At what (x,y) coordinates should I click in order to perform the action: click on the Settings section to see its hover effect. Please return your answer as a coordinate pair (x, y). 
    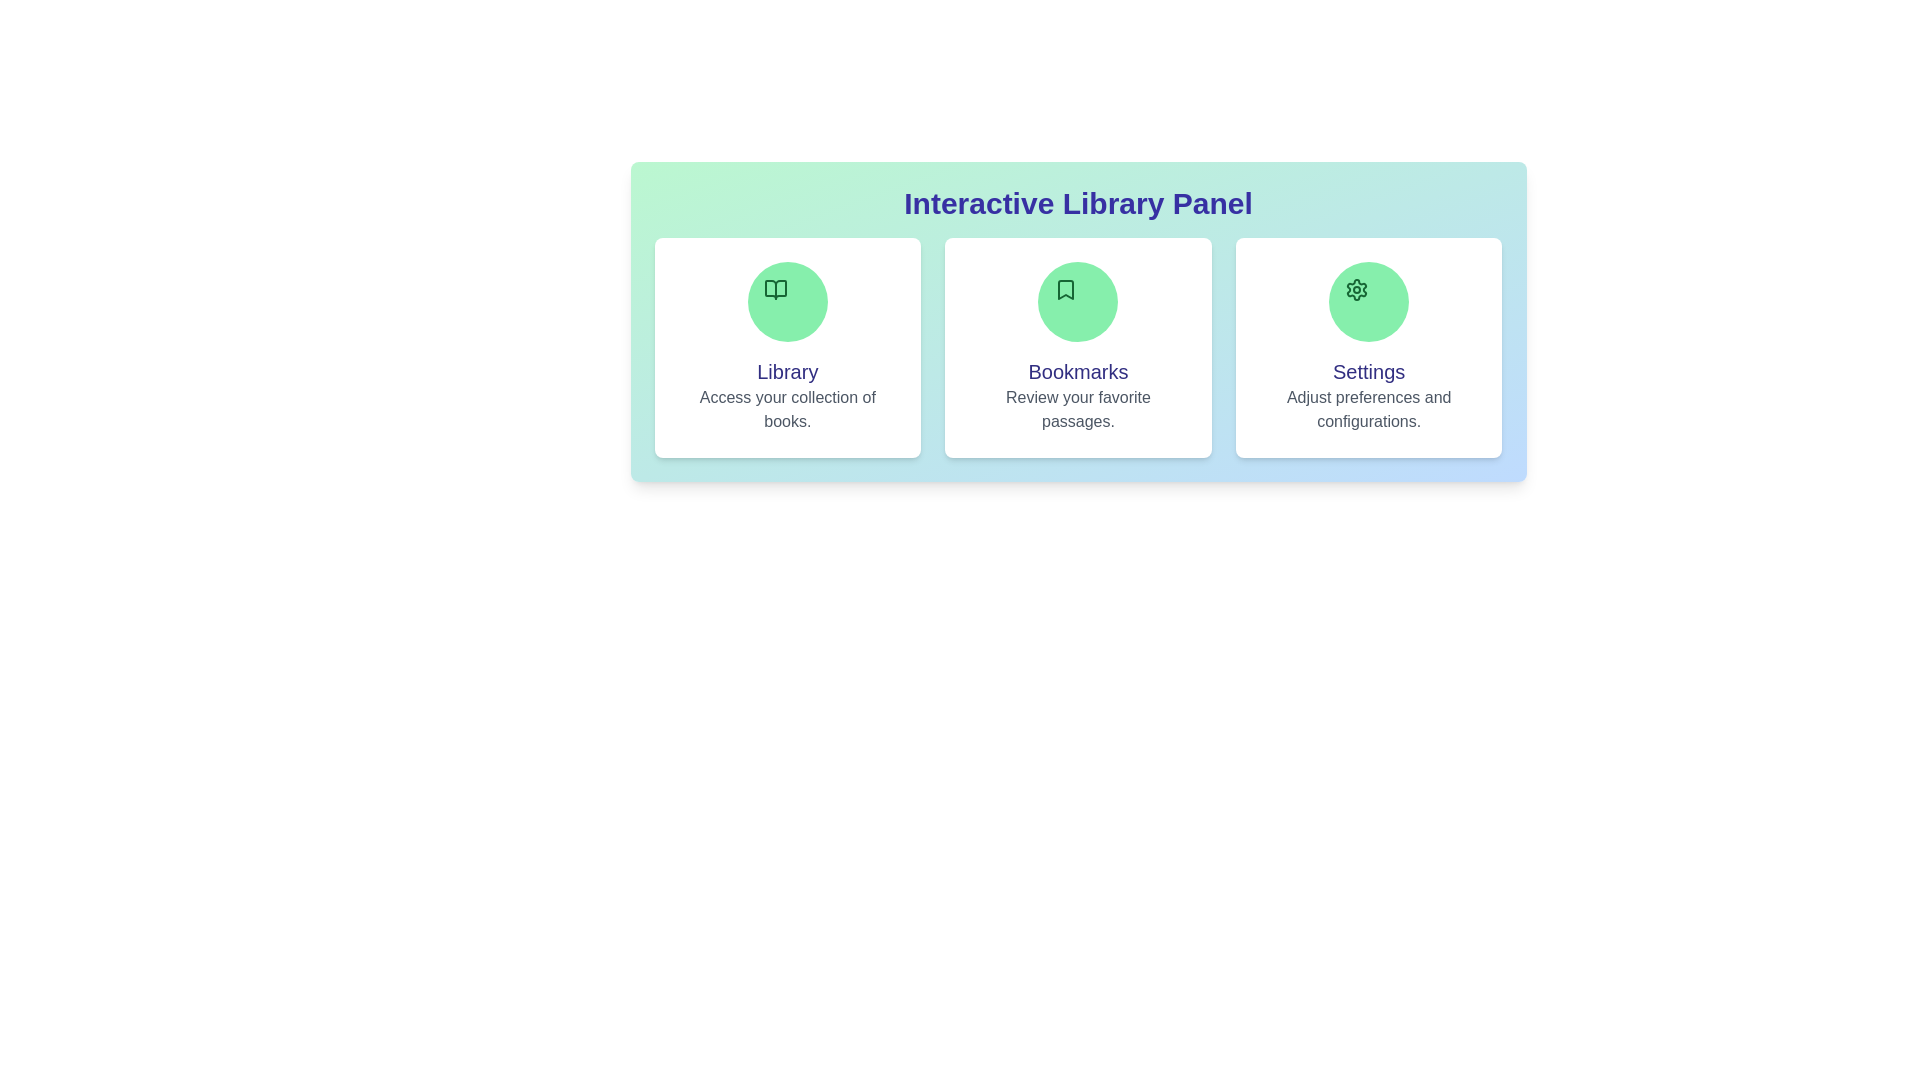
    Looking at the image, I should click on (1368, 346).